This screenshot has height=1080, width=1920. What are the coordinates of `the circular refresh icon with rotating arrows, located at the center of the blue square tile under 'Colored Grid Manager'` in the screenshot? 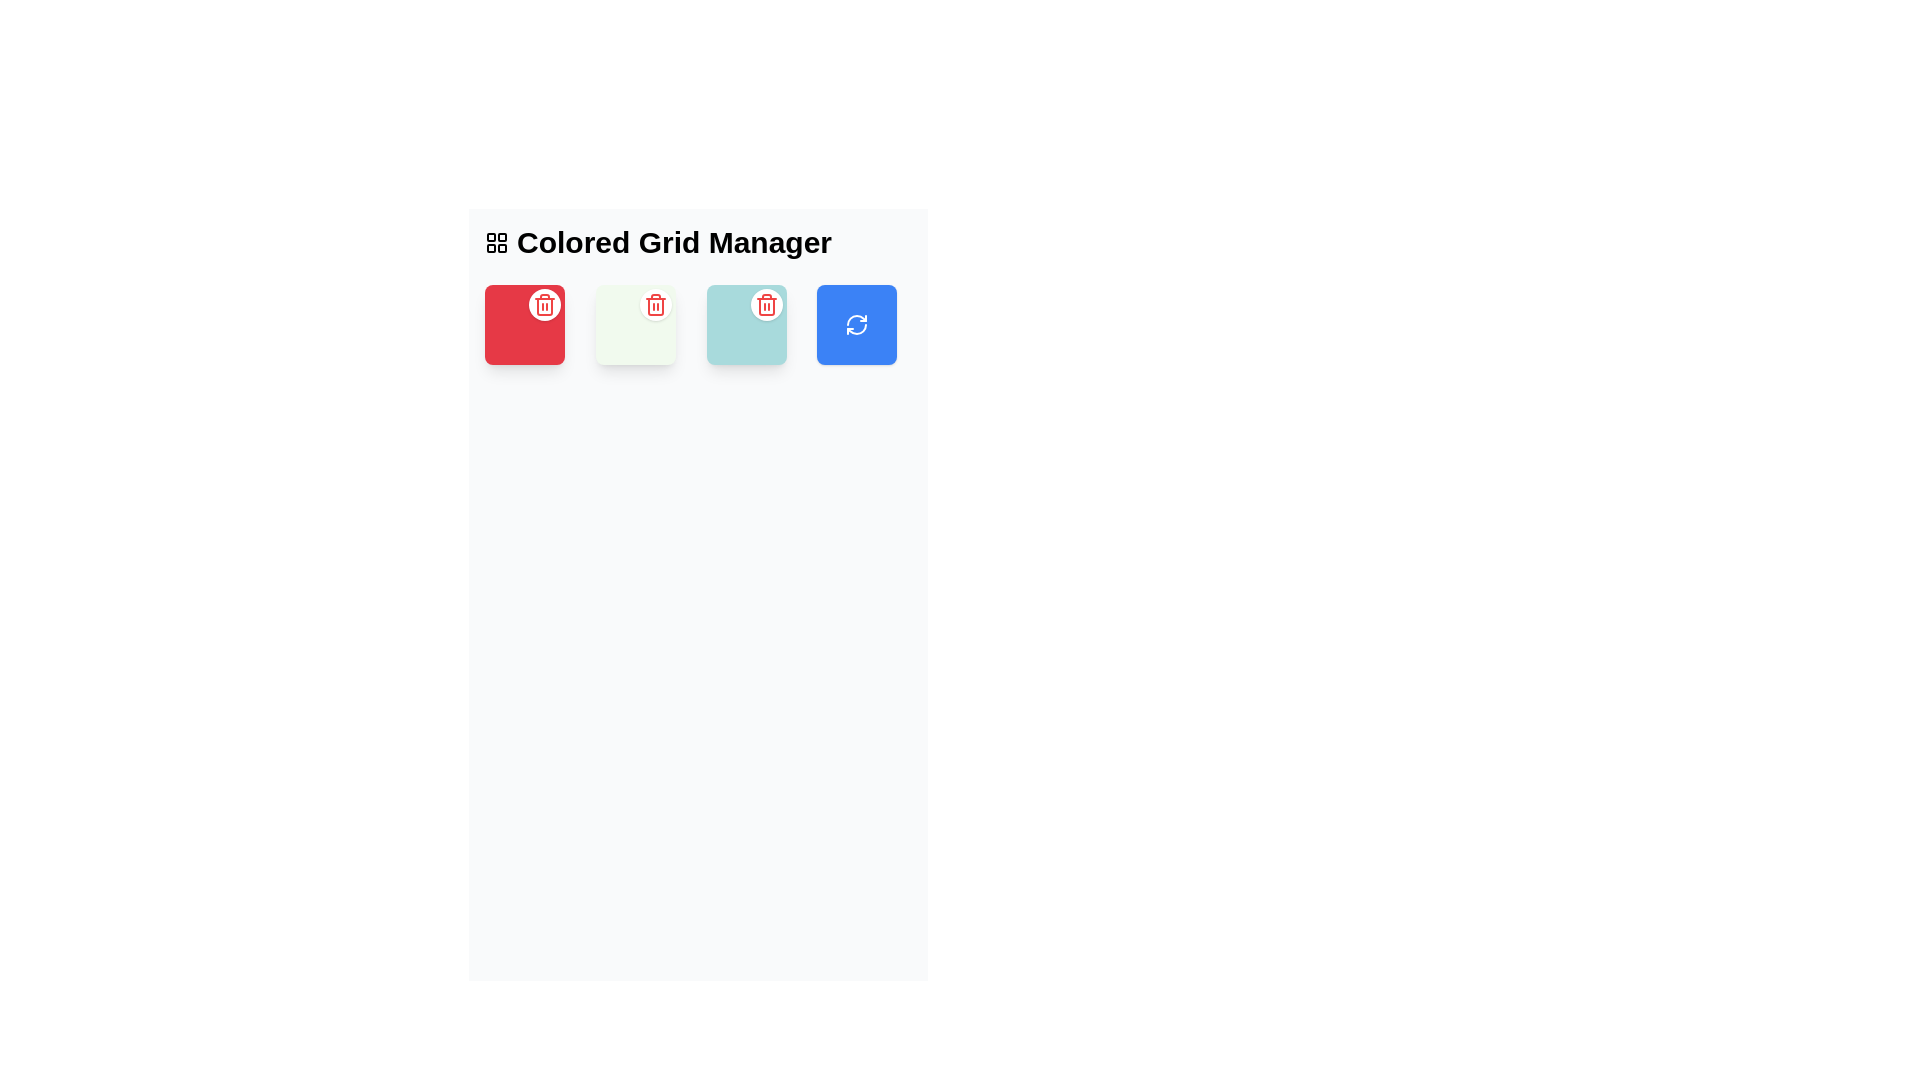 It's located at (857, 323).